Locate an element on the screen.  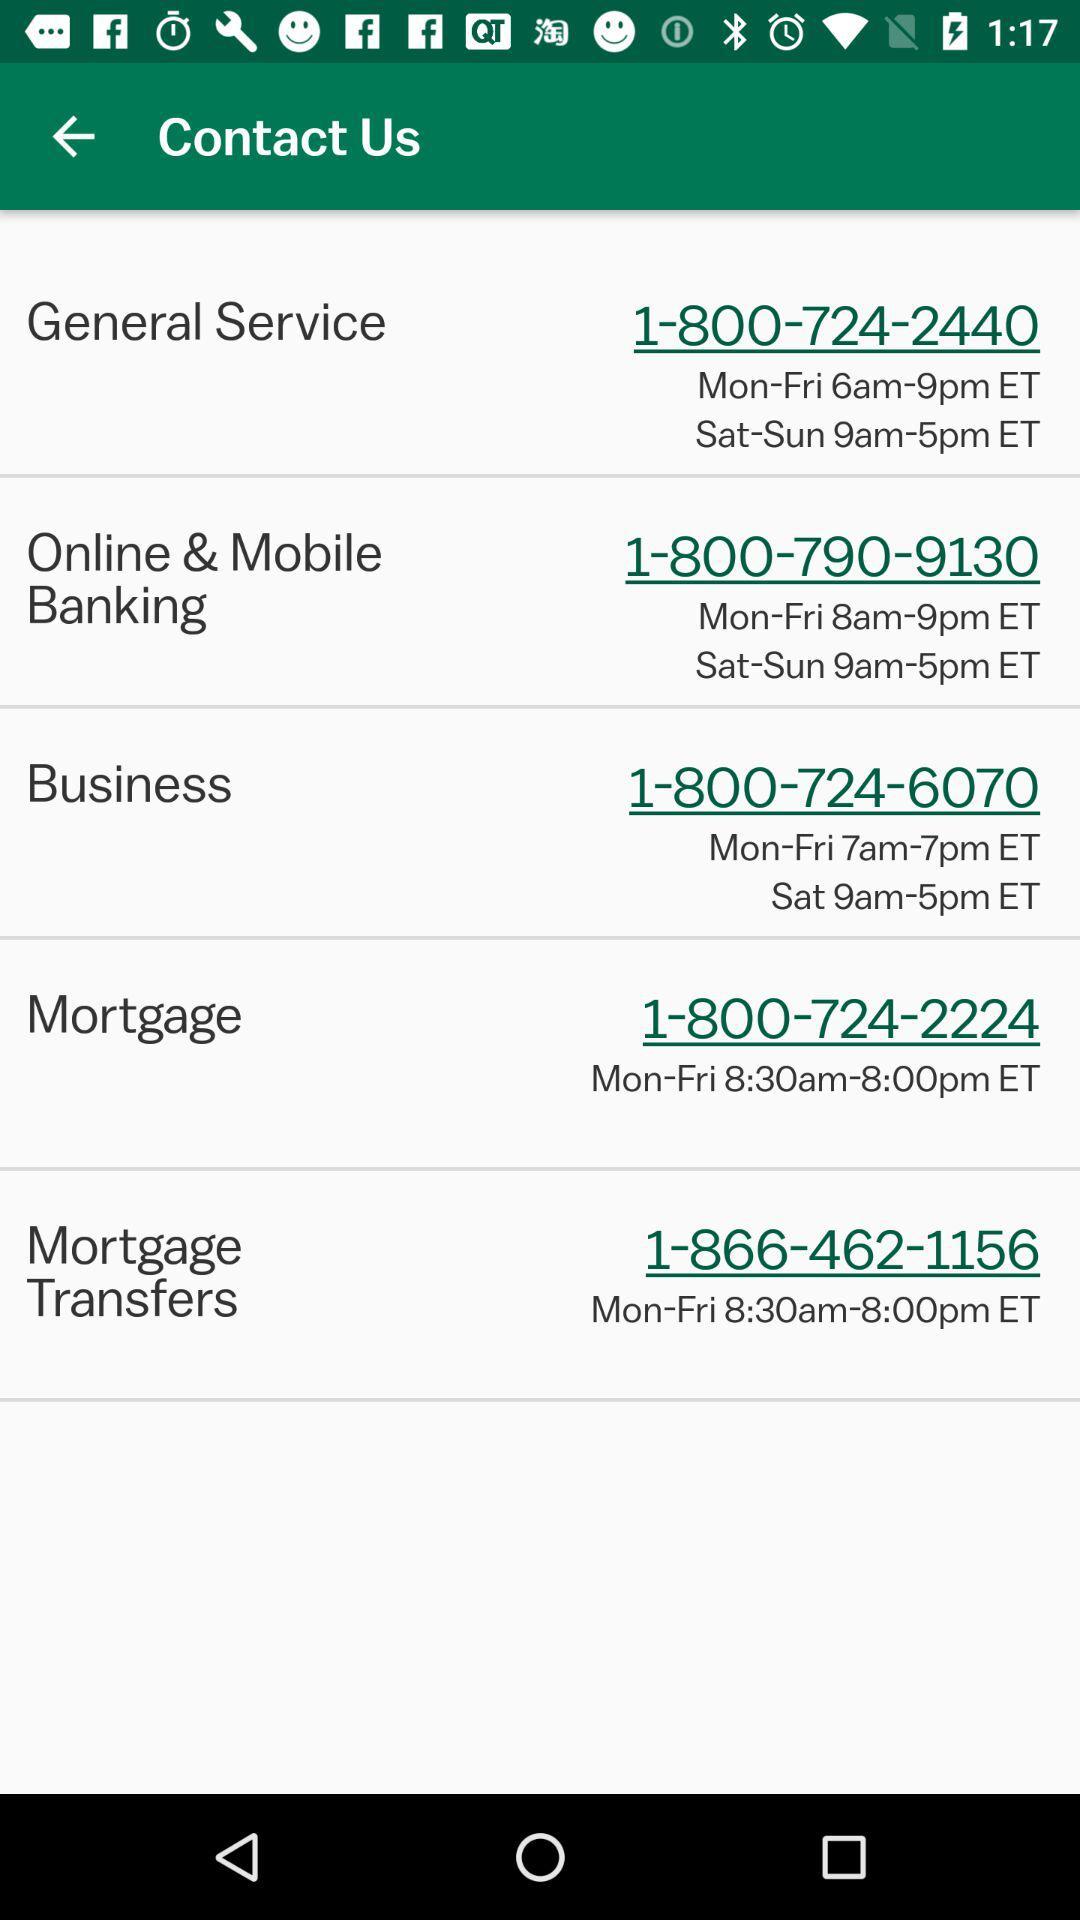
the 1 866 462 is located at coordinates (843, 1246).